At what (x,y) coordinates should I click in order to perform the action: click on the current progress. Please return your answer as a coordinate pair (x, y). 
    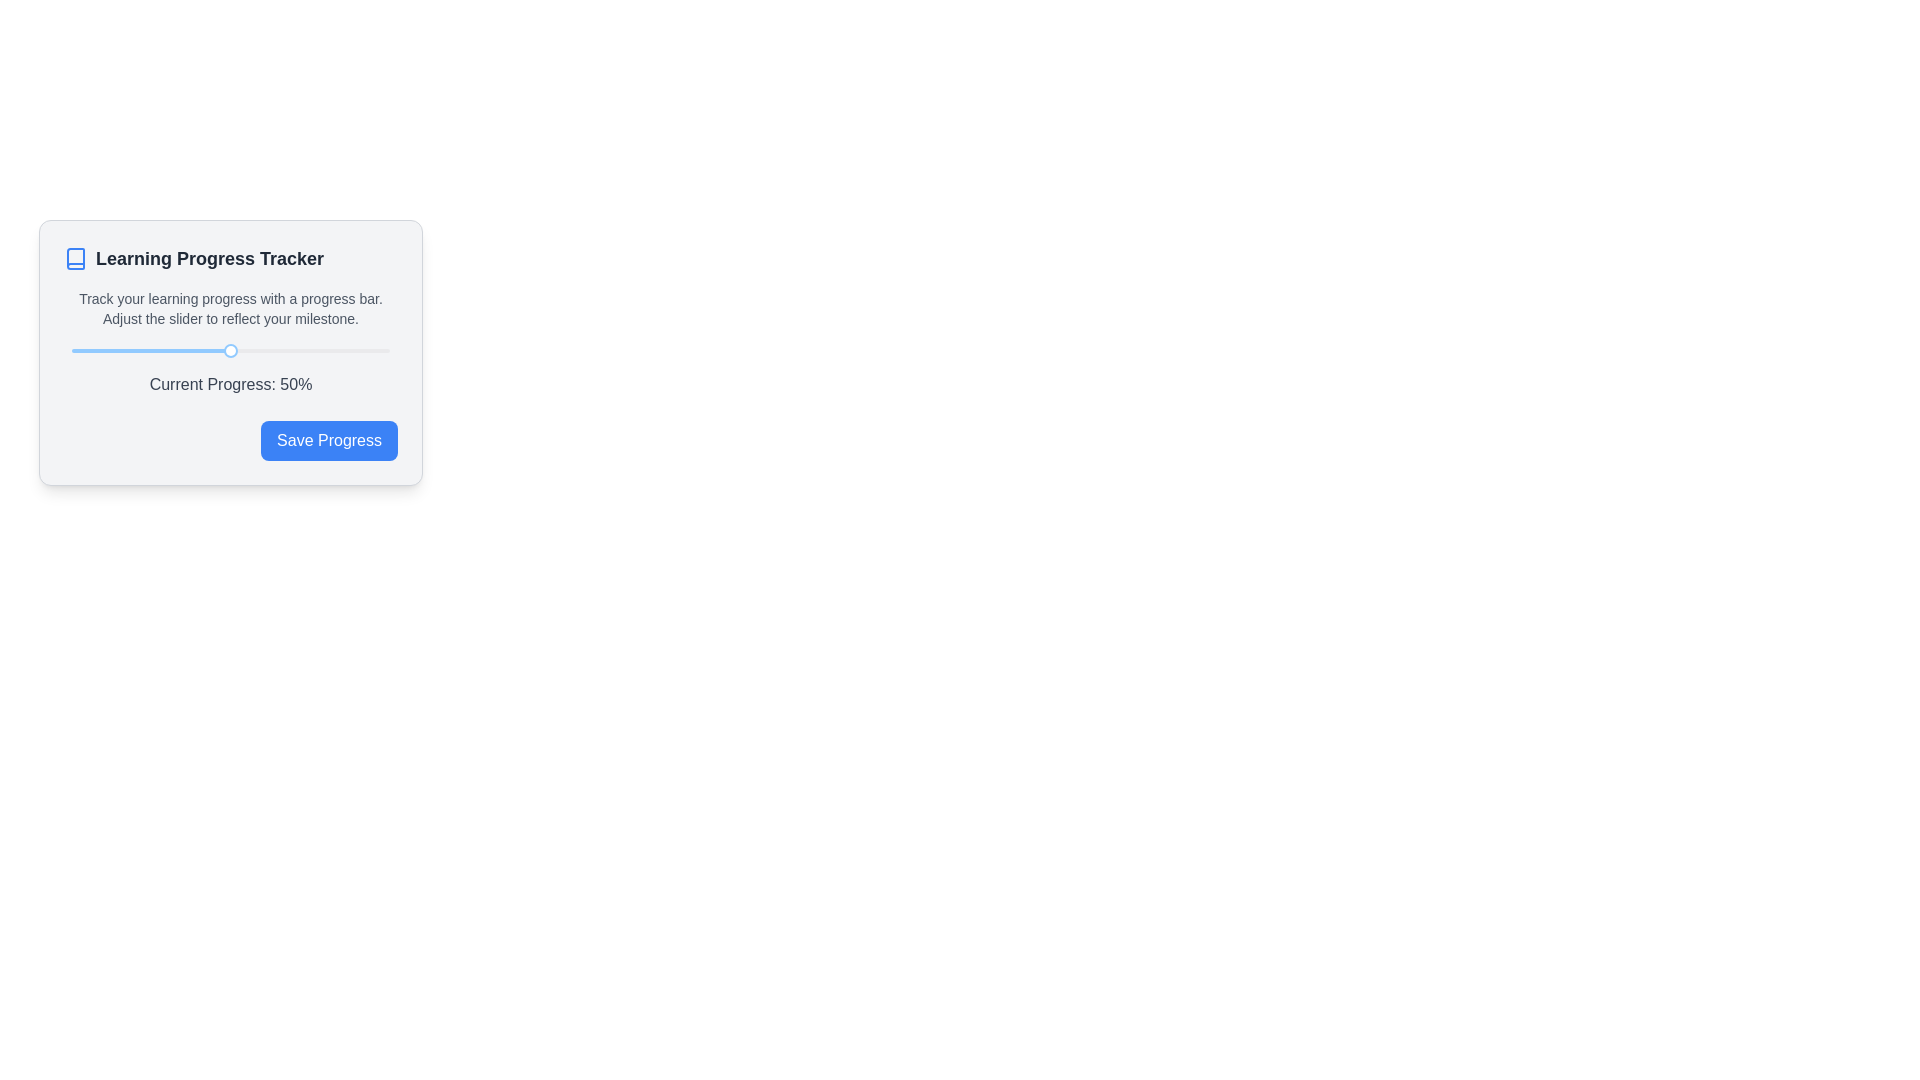
    Looking at the image, I should click on (264, 350).